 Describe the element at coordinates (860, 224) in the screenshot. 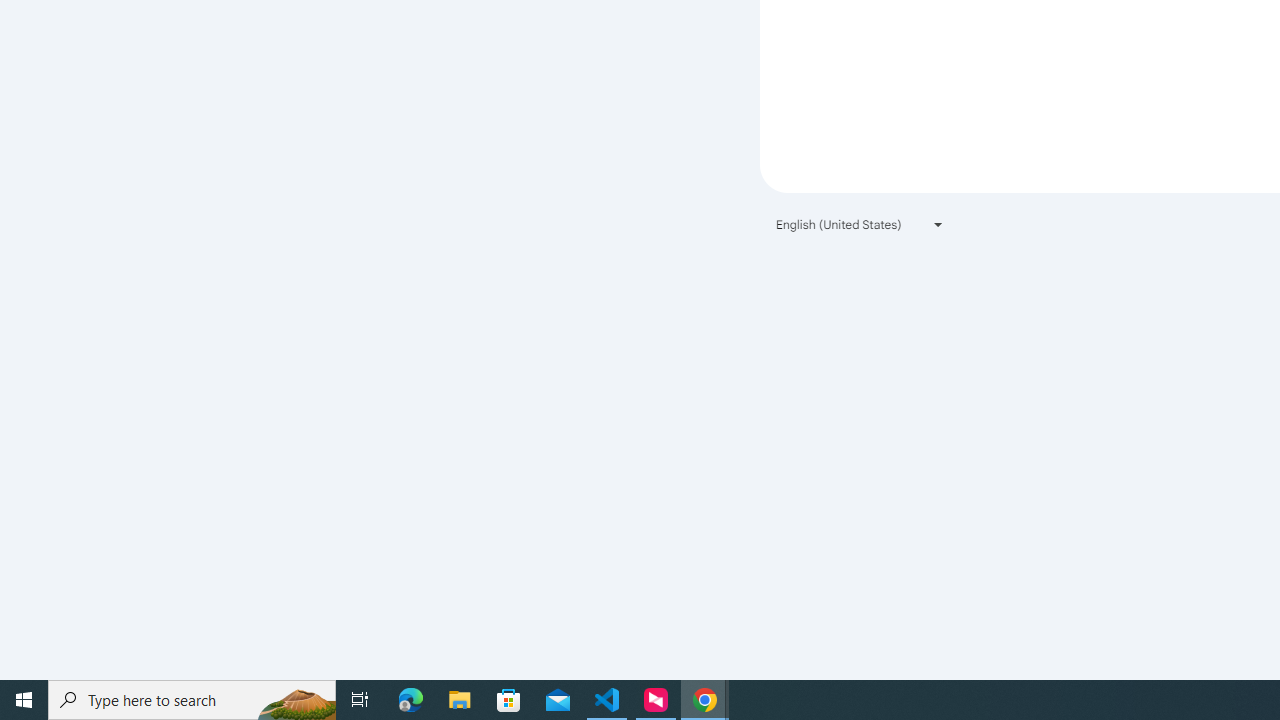

I see `'English (United States)'` at that location.